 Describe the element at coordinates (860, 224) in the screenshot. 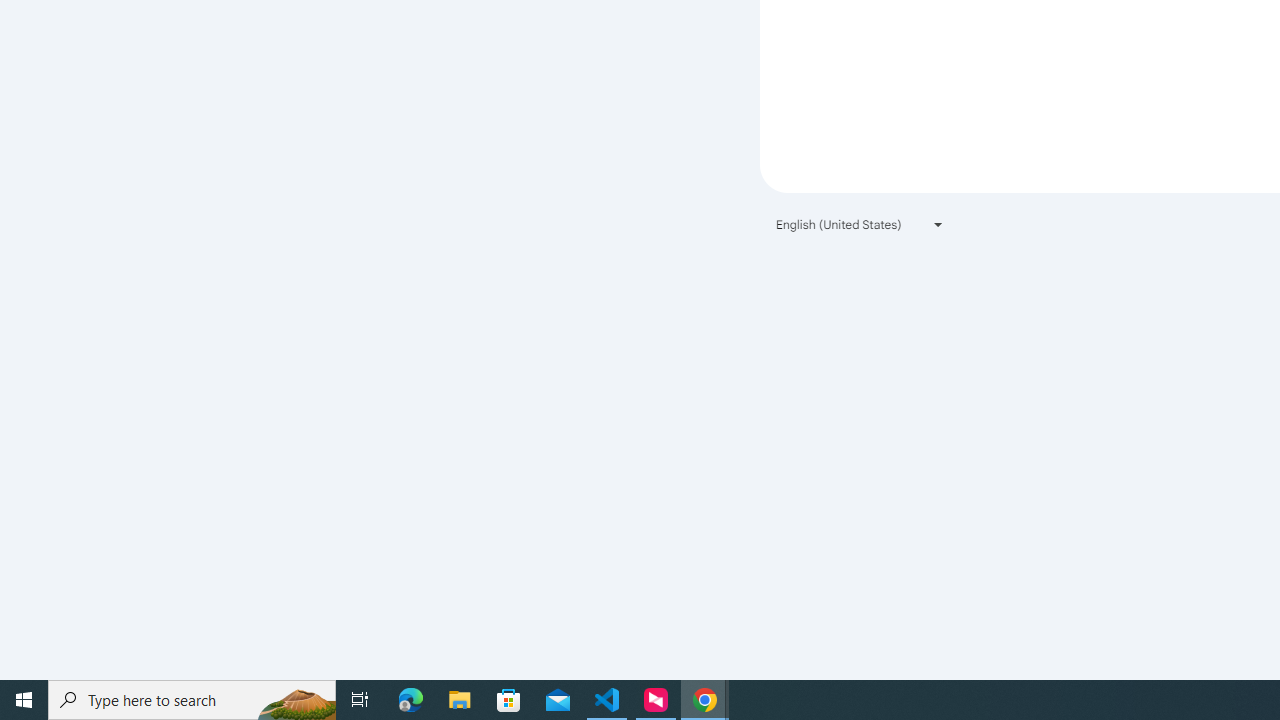

I see `'English (United States)'` at that location.